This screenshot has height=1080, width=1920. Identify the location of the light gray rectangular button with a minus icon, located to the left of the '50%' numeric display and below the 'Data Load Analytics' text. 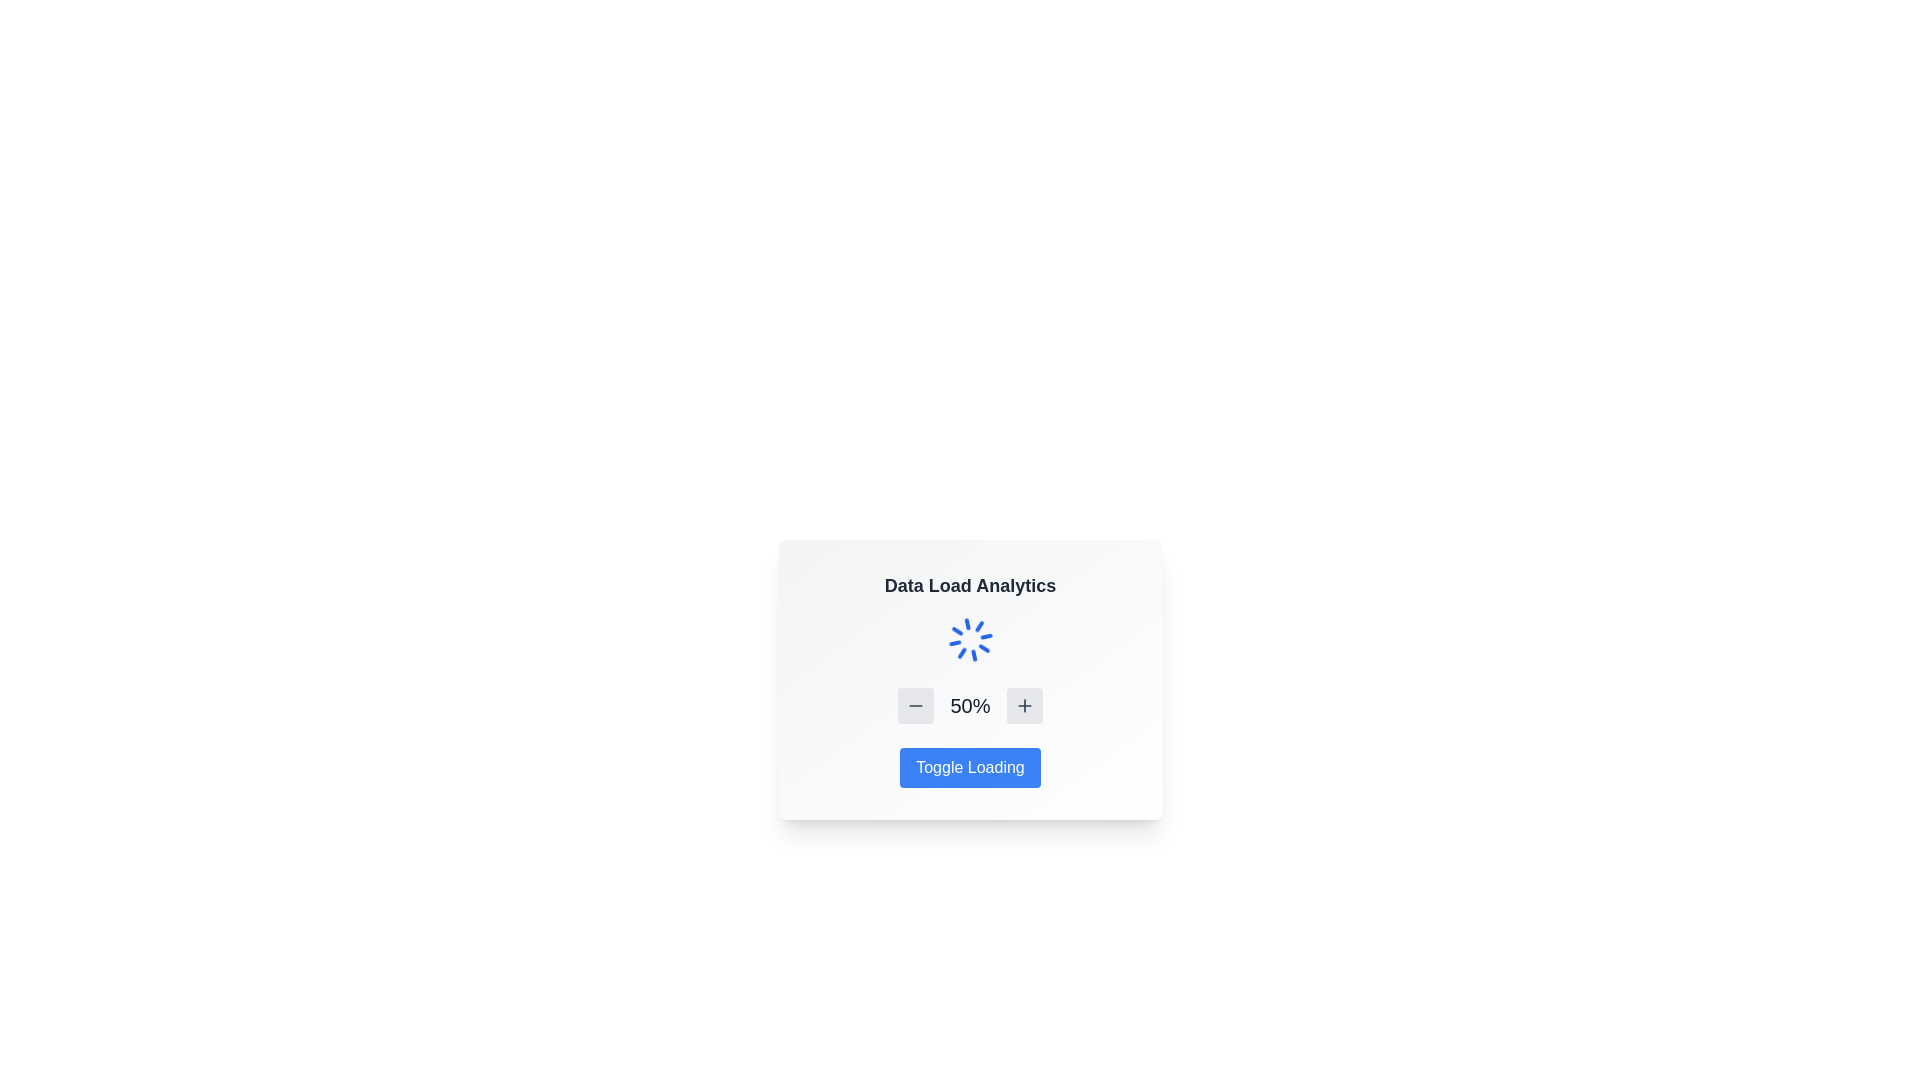
(915, 704).